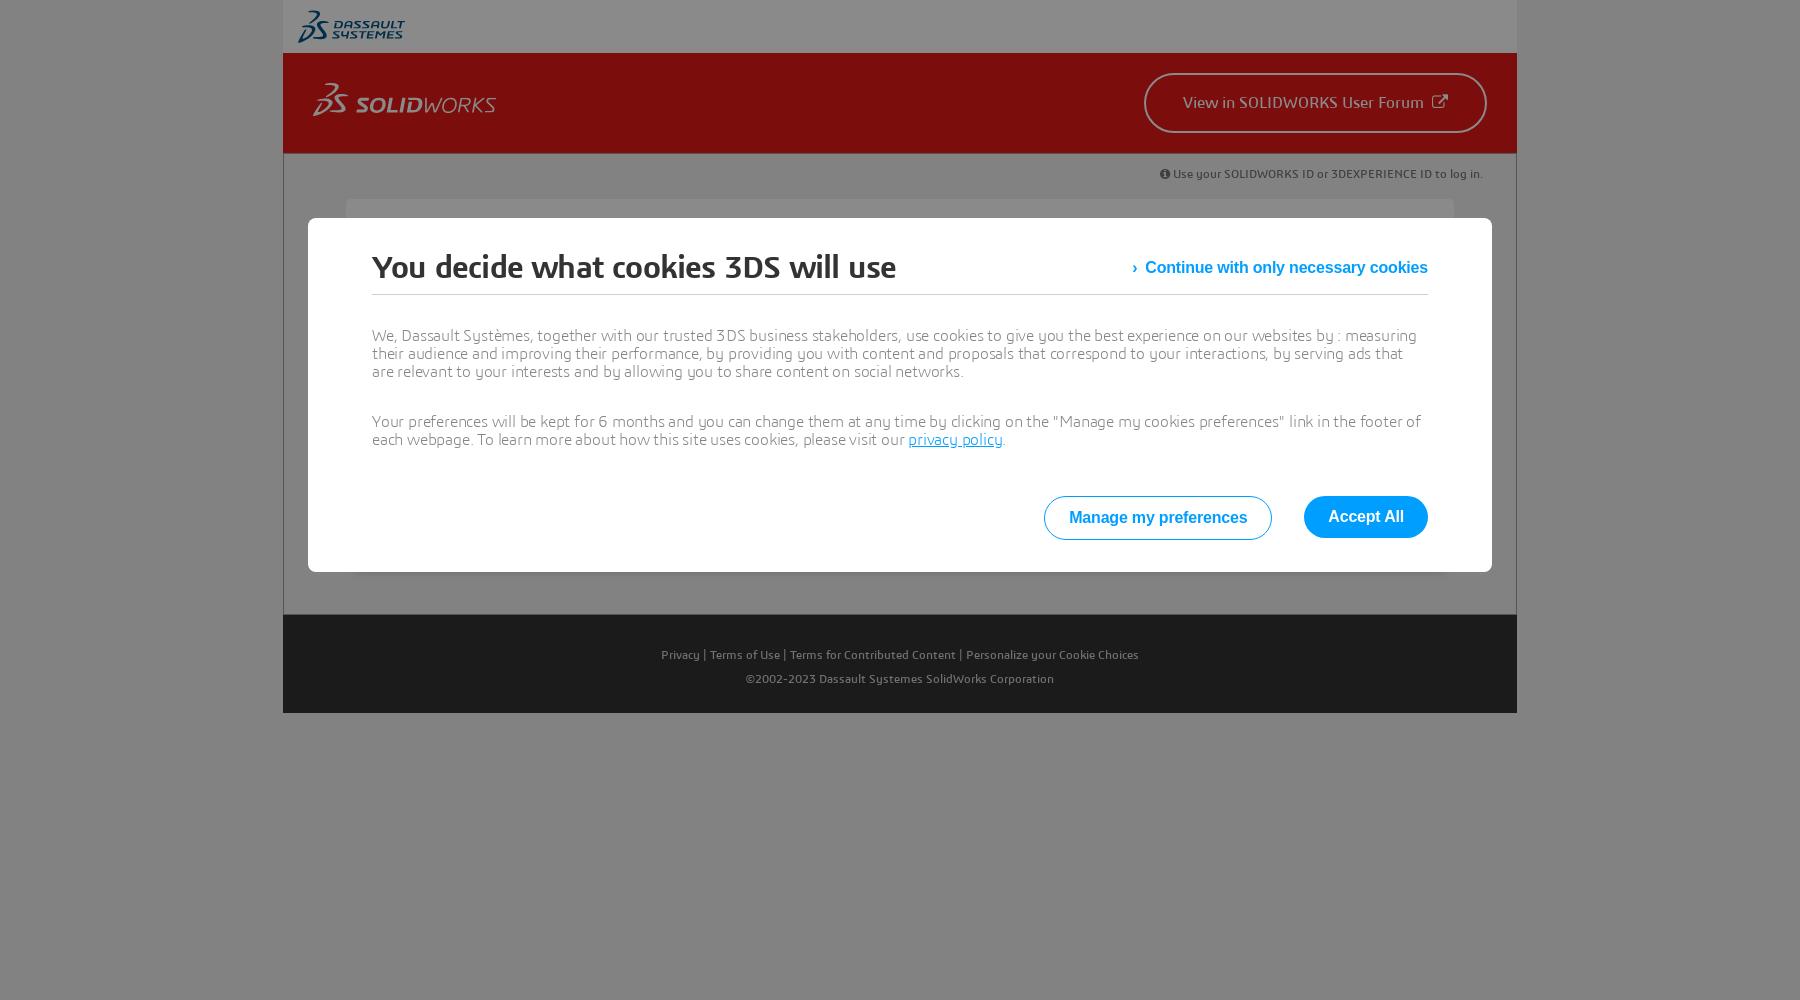  Describe the element at coordinates (1303, 101) in the screenshot. I see `'View in SOLIDWORKS User Forum'` at that location.